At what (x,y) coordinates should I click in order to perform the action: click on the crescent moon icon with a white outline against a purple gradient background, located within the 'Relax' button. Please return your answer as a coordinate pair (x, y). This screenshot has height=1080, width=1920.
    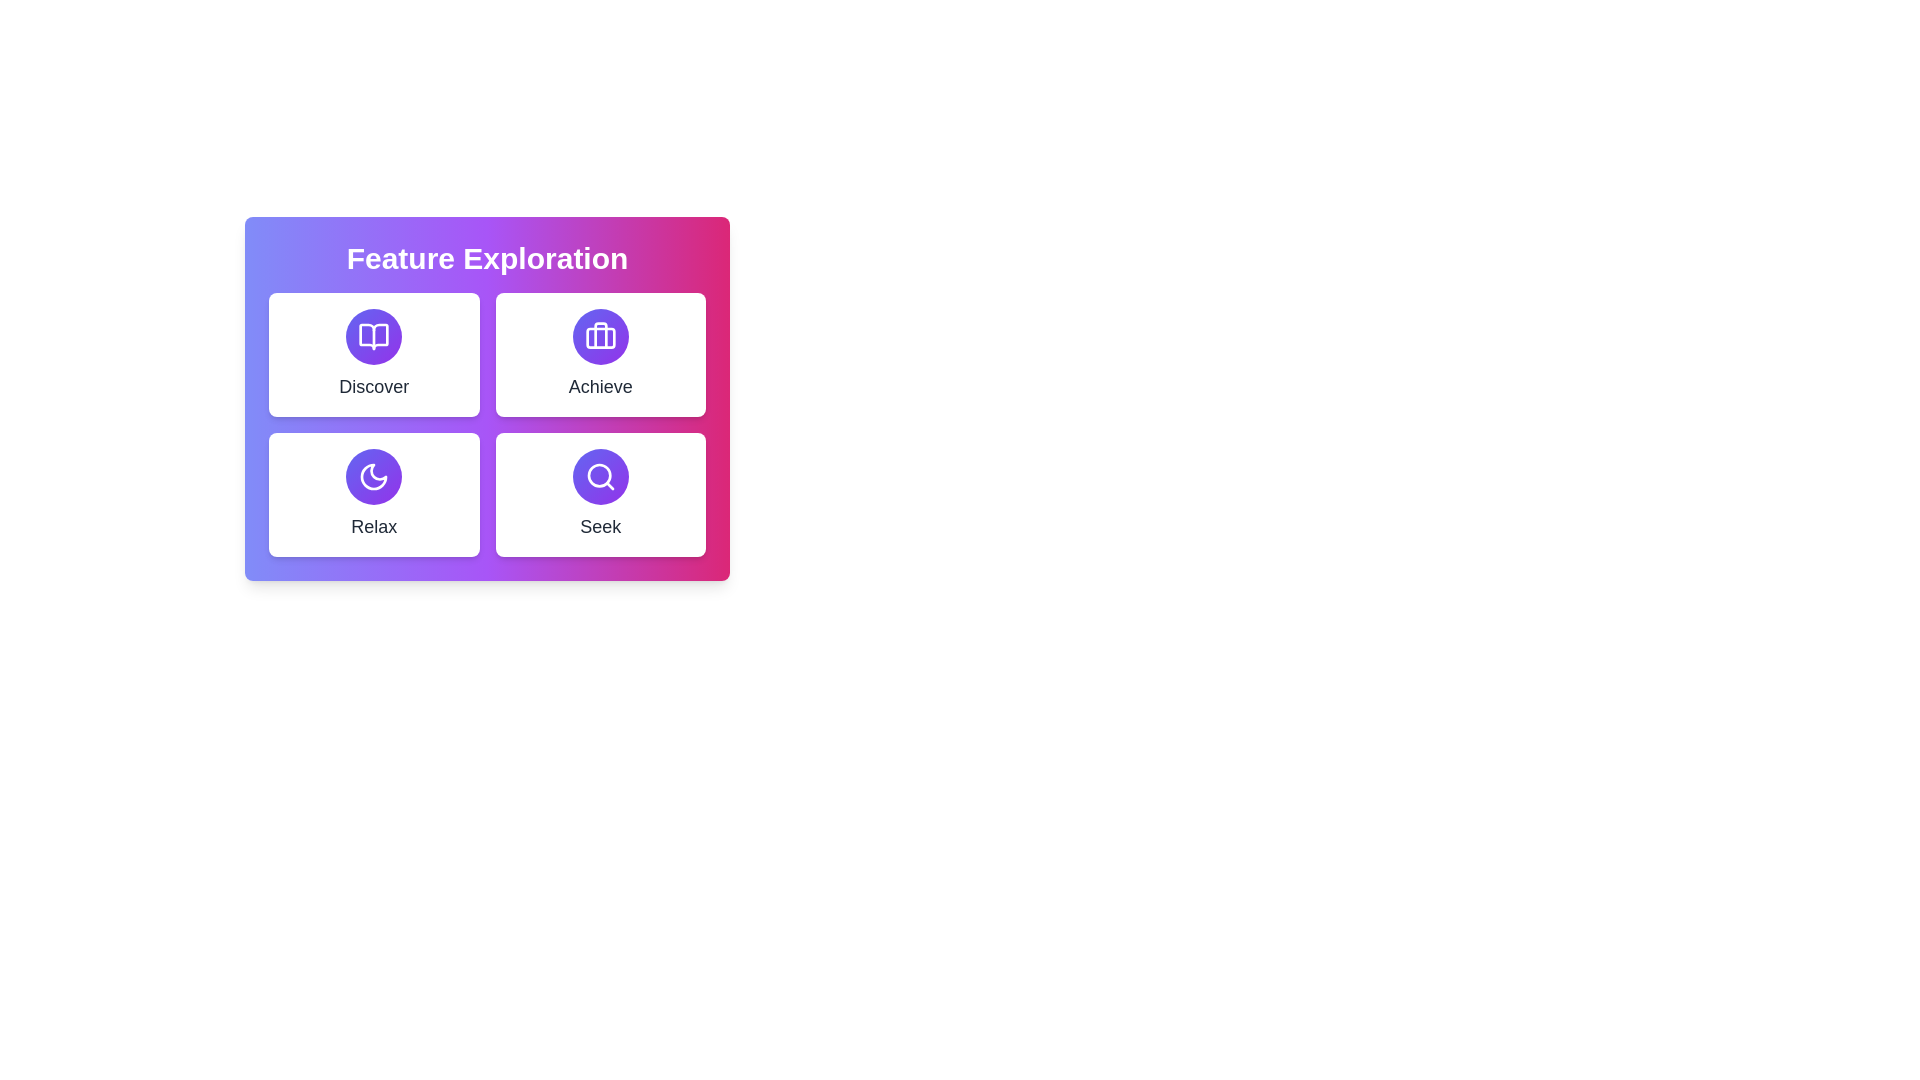
    Looking at the image, I should click on (374, 477).